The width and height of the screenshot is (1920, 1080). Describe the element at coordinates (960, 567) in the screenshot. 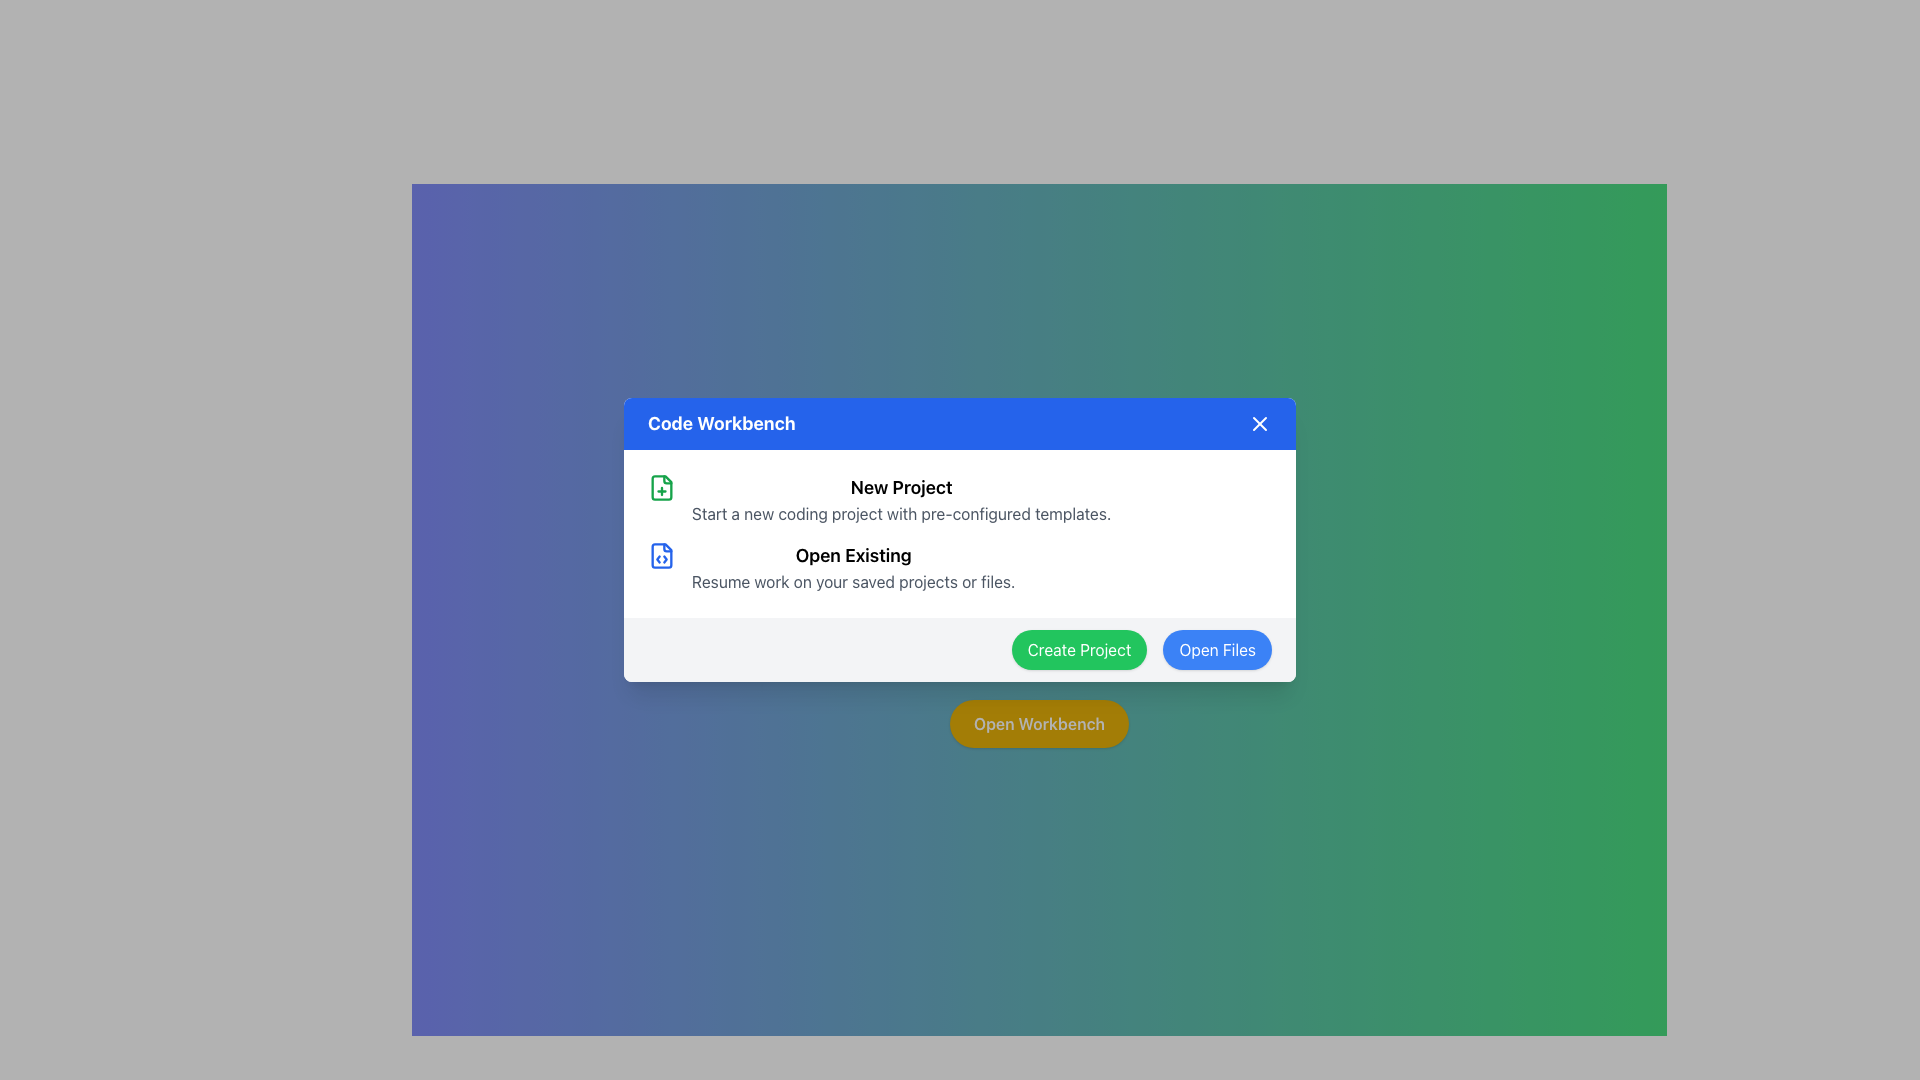

I see `the clickable item with an icon and text description that allows access to previously saved projects or files, located below 'New Project' and above 'Create Project' and 'Open Files'` at that location.